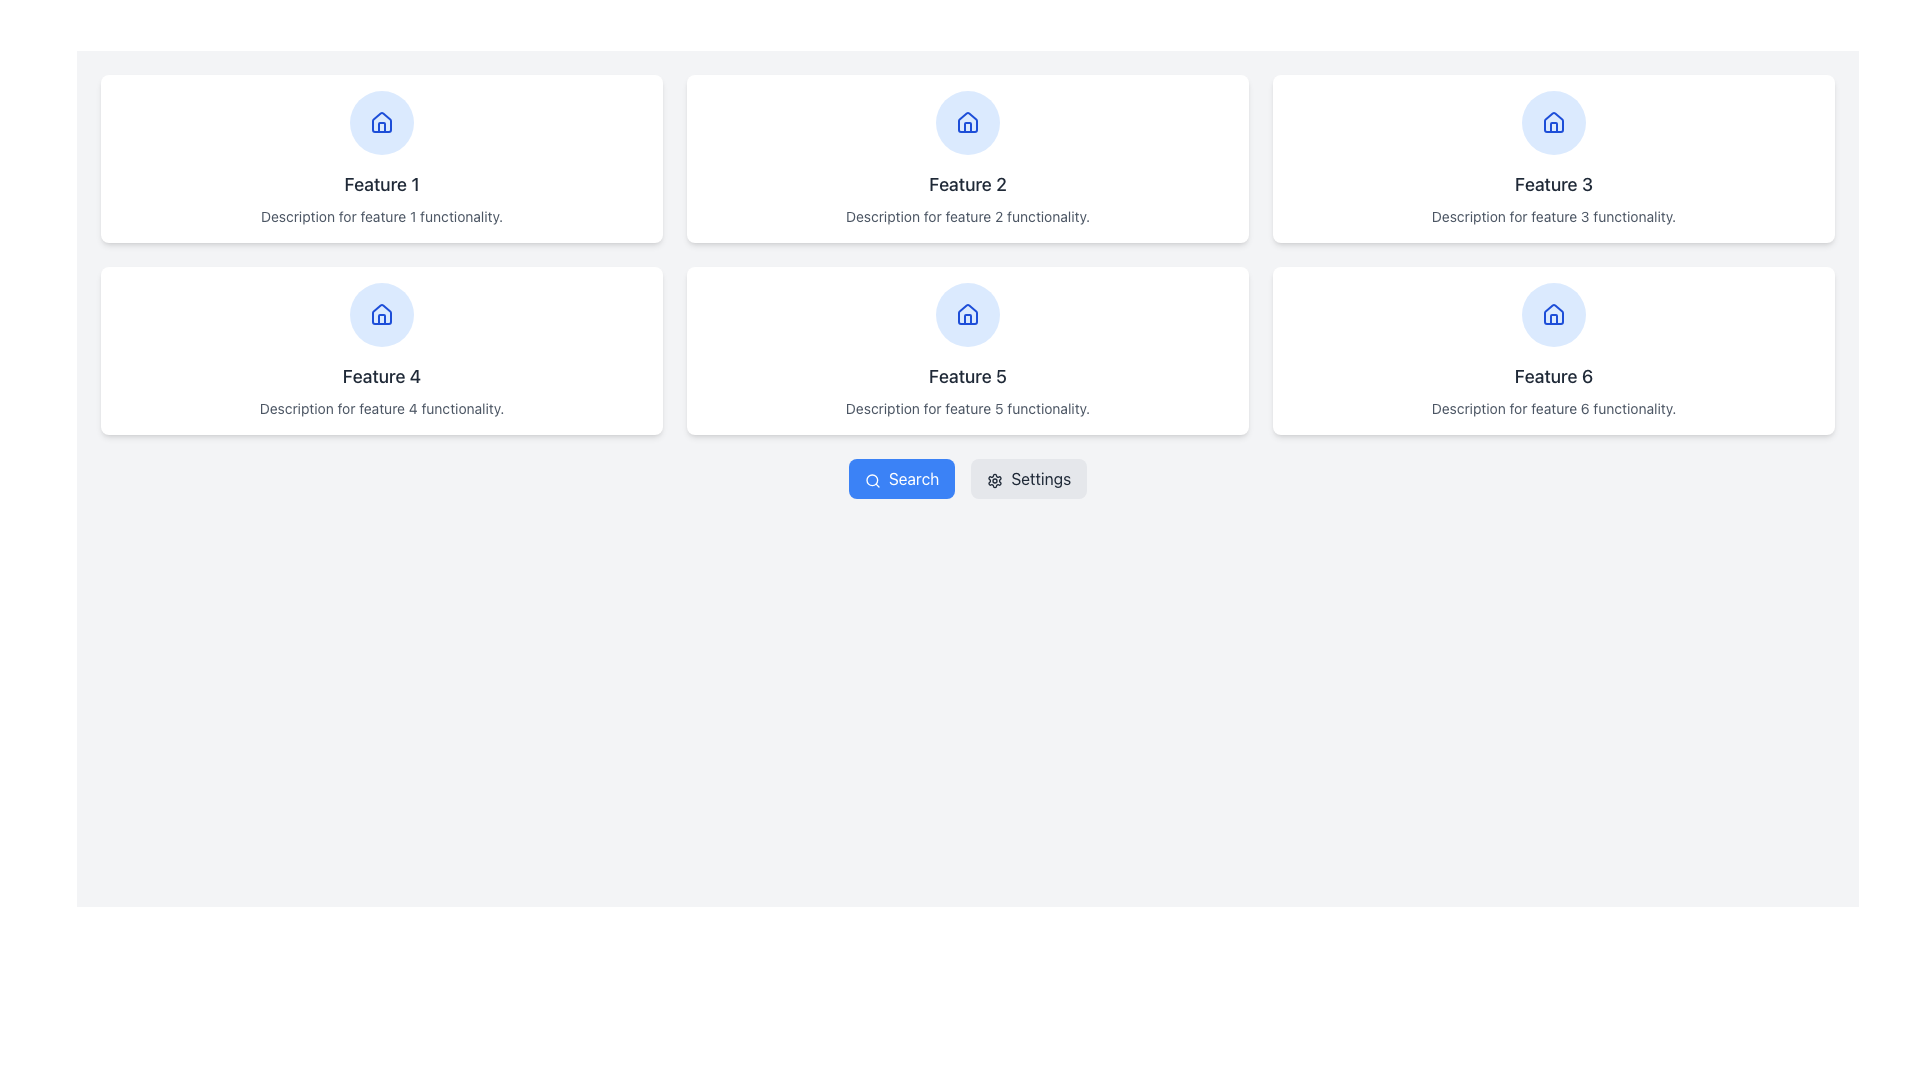 The height and width of the screenshot is (1080, 1920). I want to click on the home icon located at the top center of the first card in the grid, which is positioned above the text 'Feature 1', so click(382, 123).